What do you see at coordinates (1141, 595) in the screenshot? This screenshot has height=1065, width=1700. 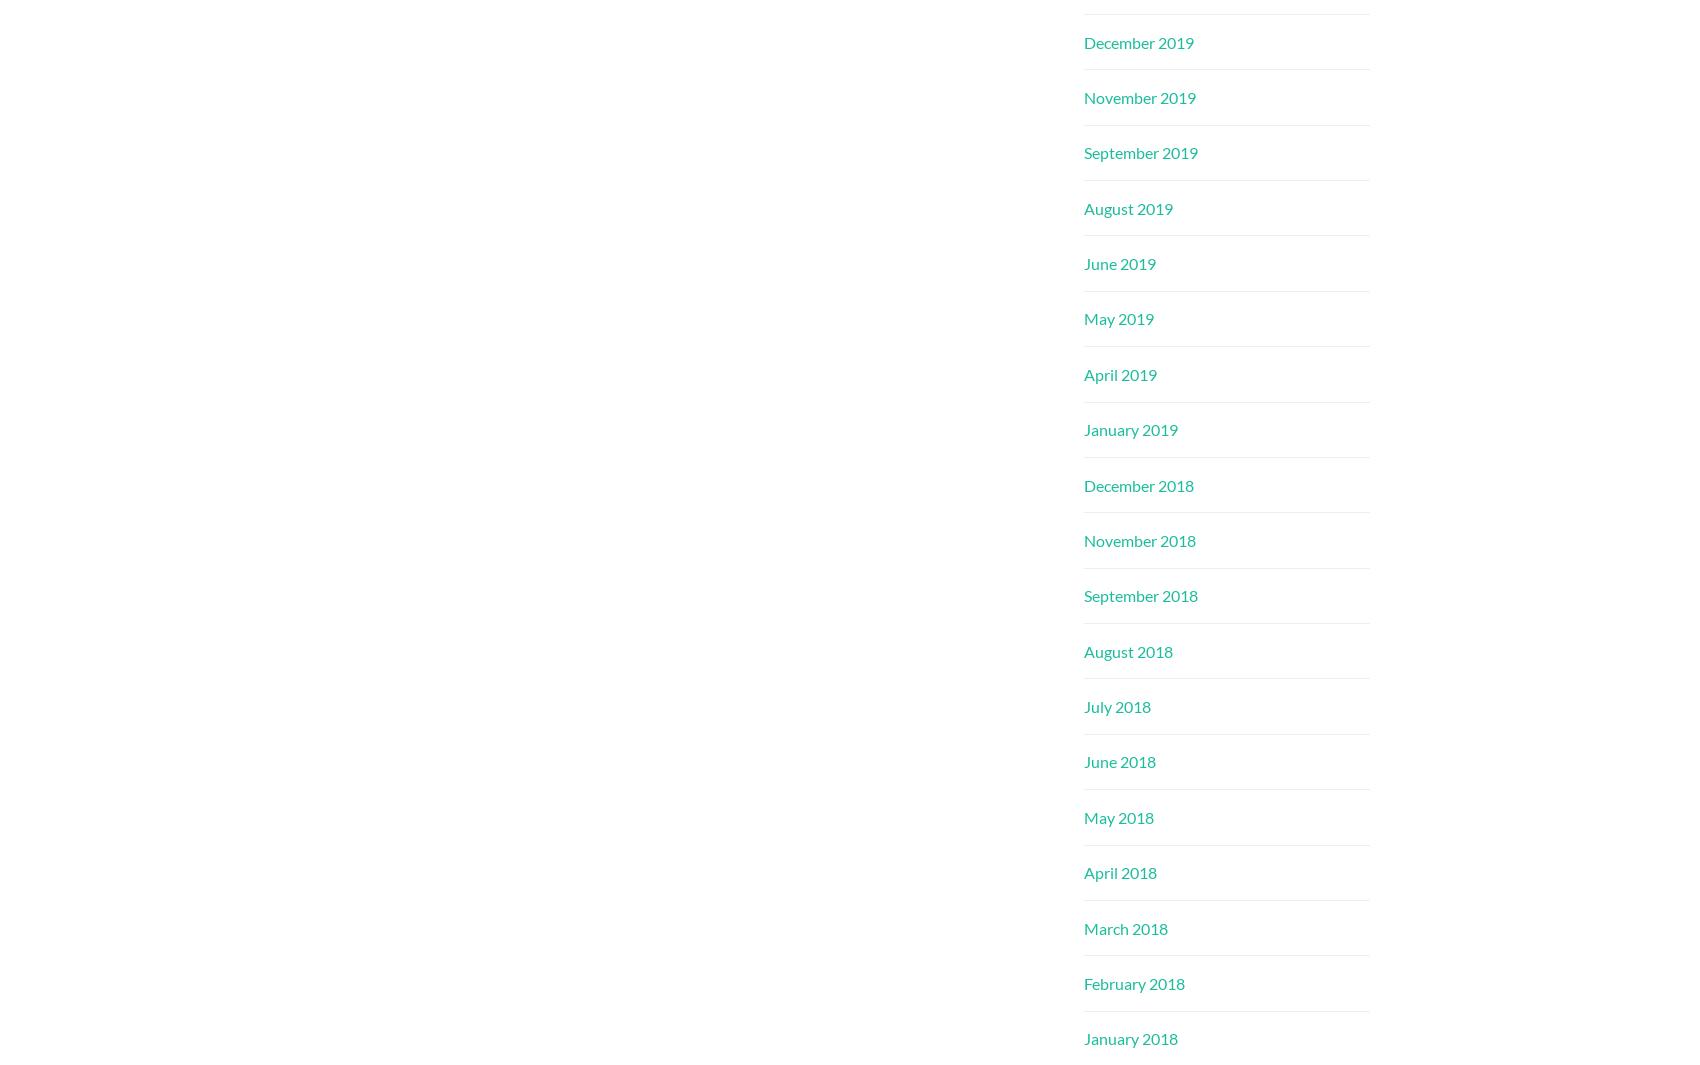 I see `'September 2018'` at bounding box center [1141, 595].